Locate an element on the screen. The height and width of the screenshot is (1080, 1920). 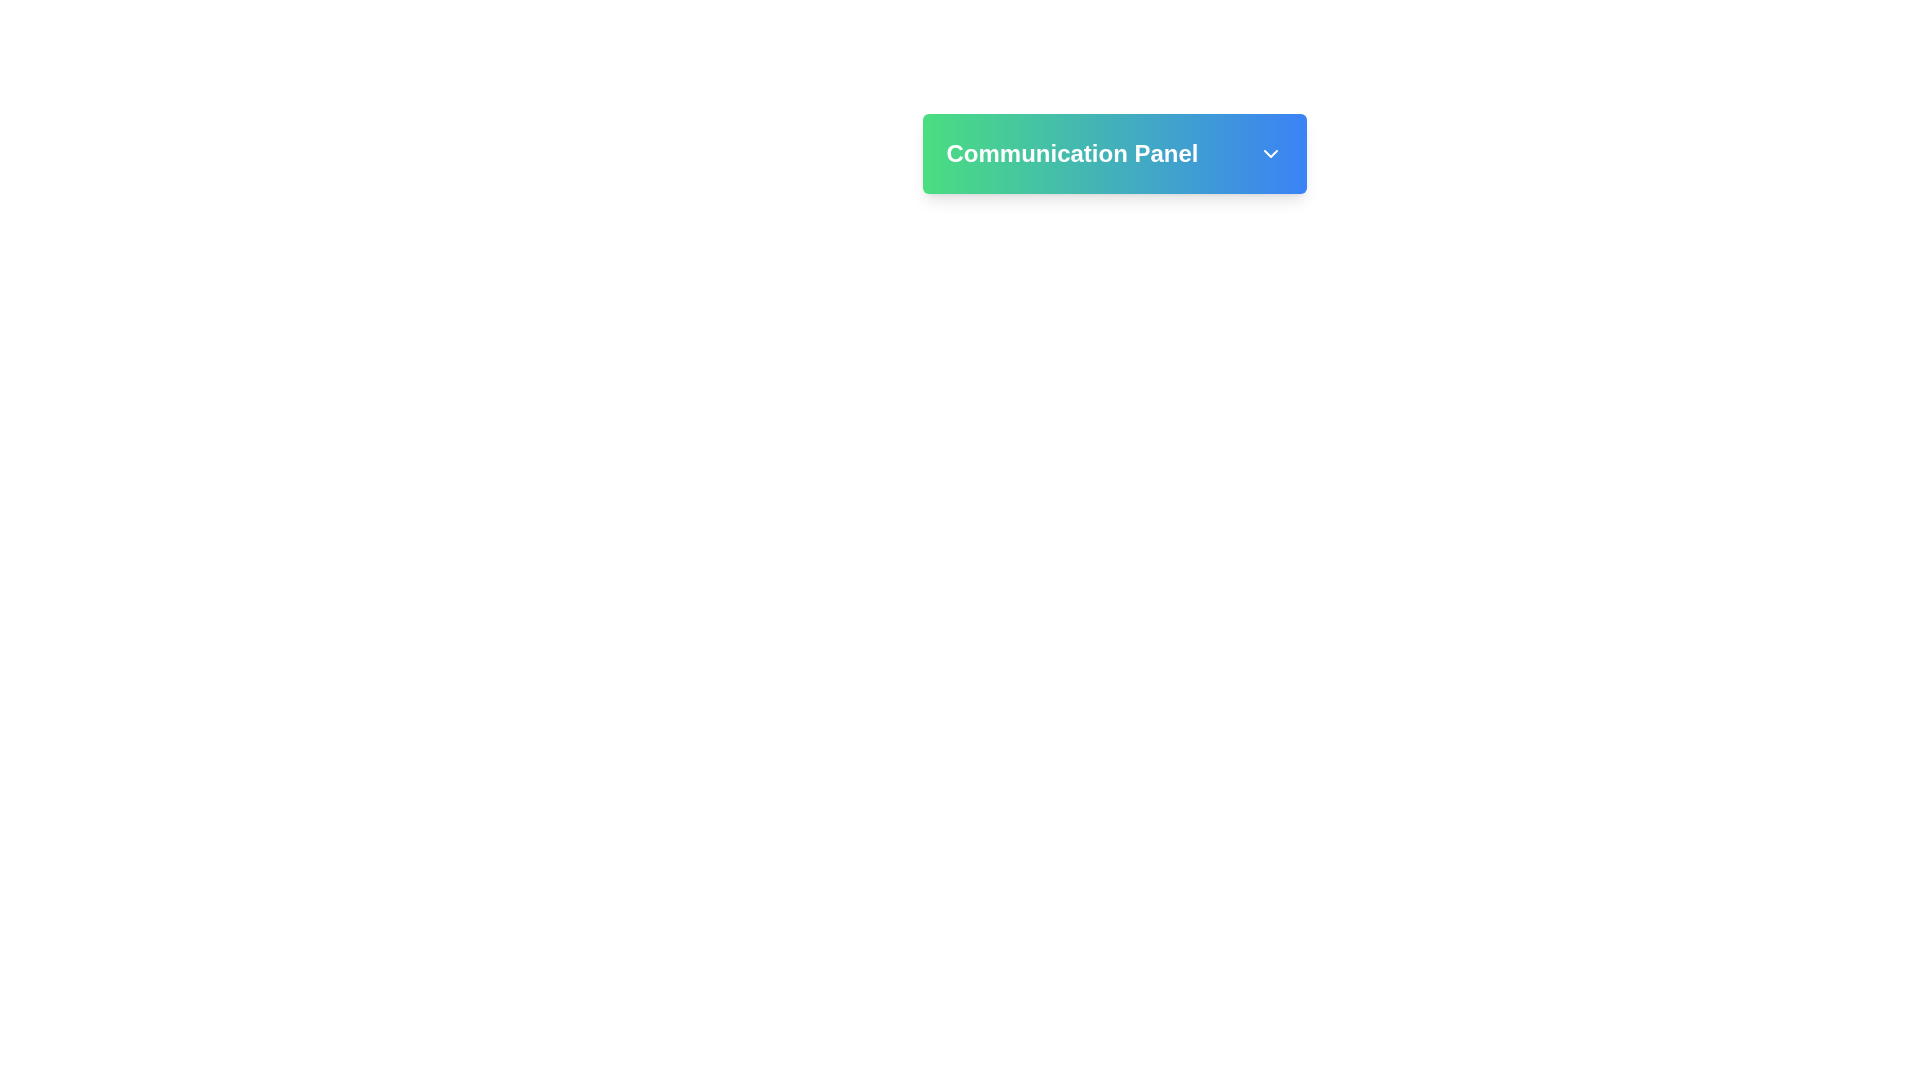
the 'Communication Panel' header with a dropdown indicator, which is a rectangular panel with a gradient background and a down arrow icon on the right side is located at coordinates (1113, 153).